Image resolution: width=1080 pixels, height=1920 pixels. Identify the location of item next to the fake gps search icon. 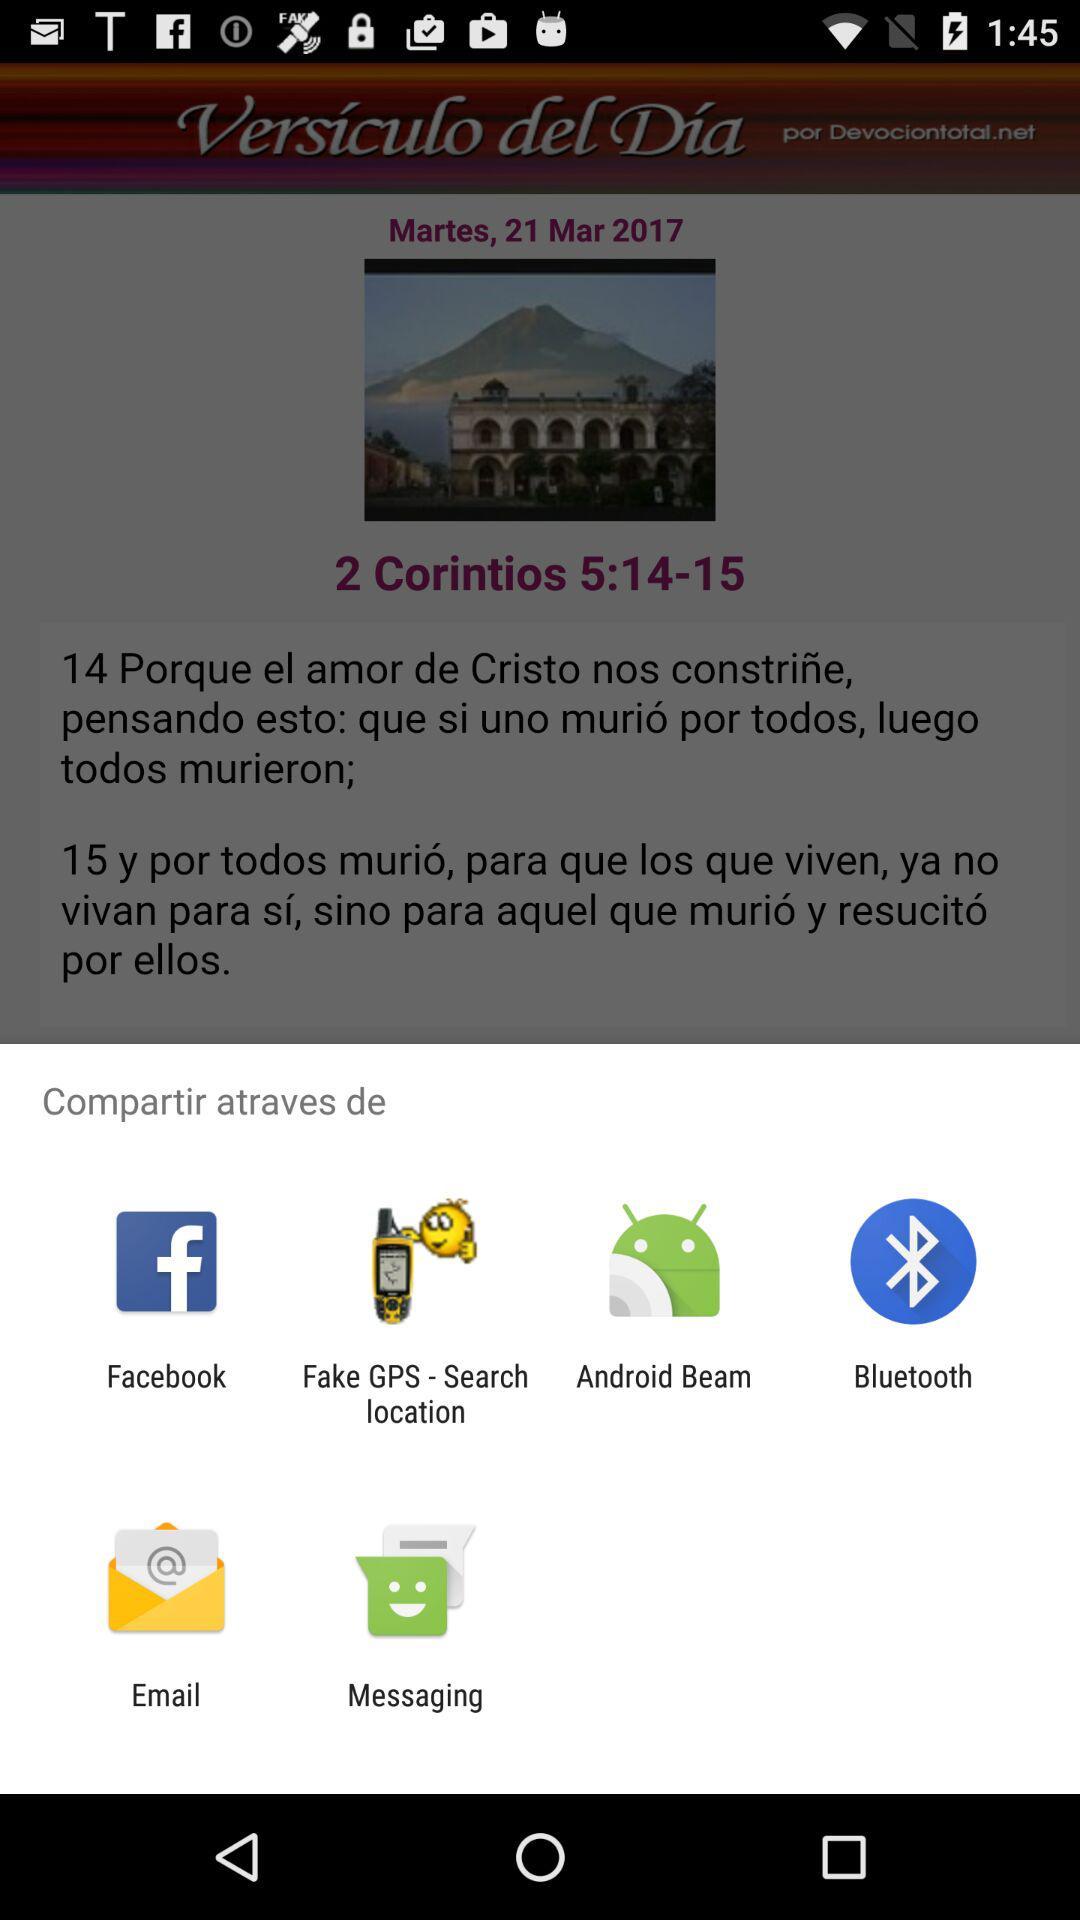
(165, 1392).